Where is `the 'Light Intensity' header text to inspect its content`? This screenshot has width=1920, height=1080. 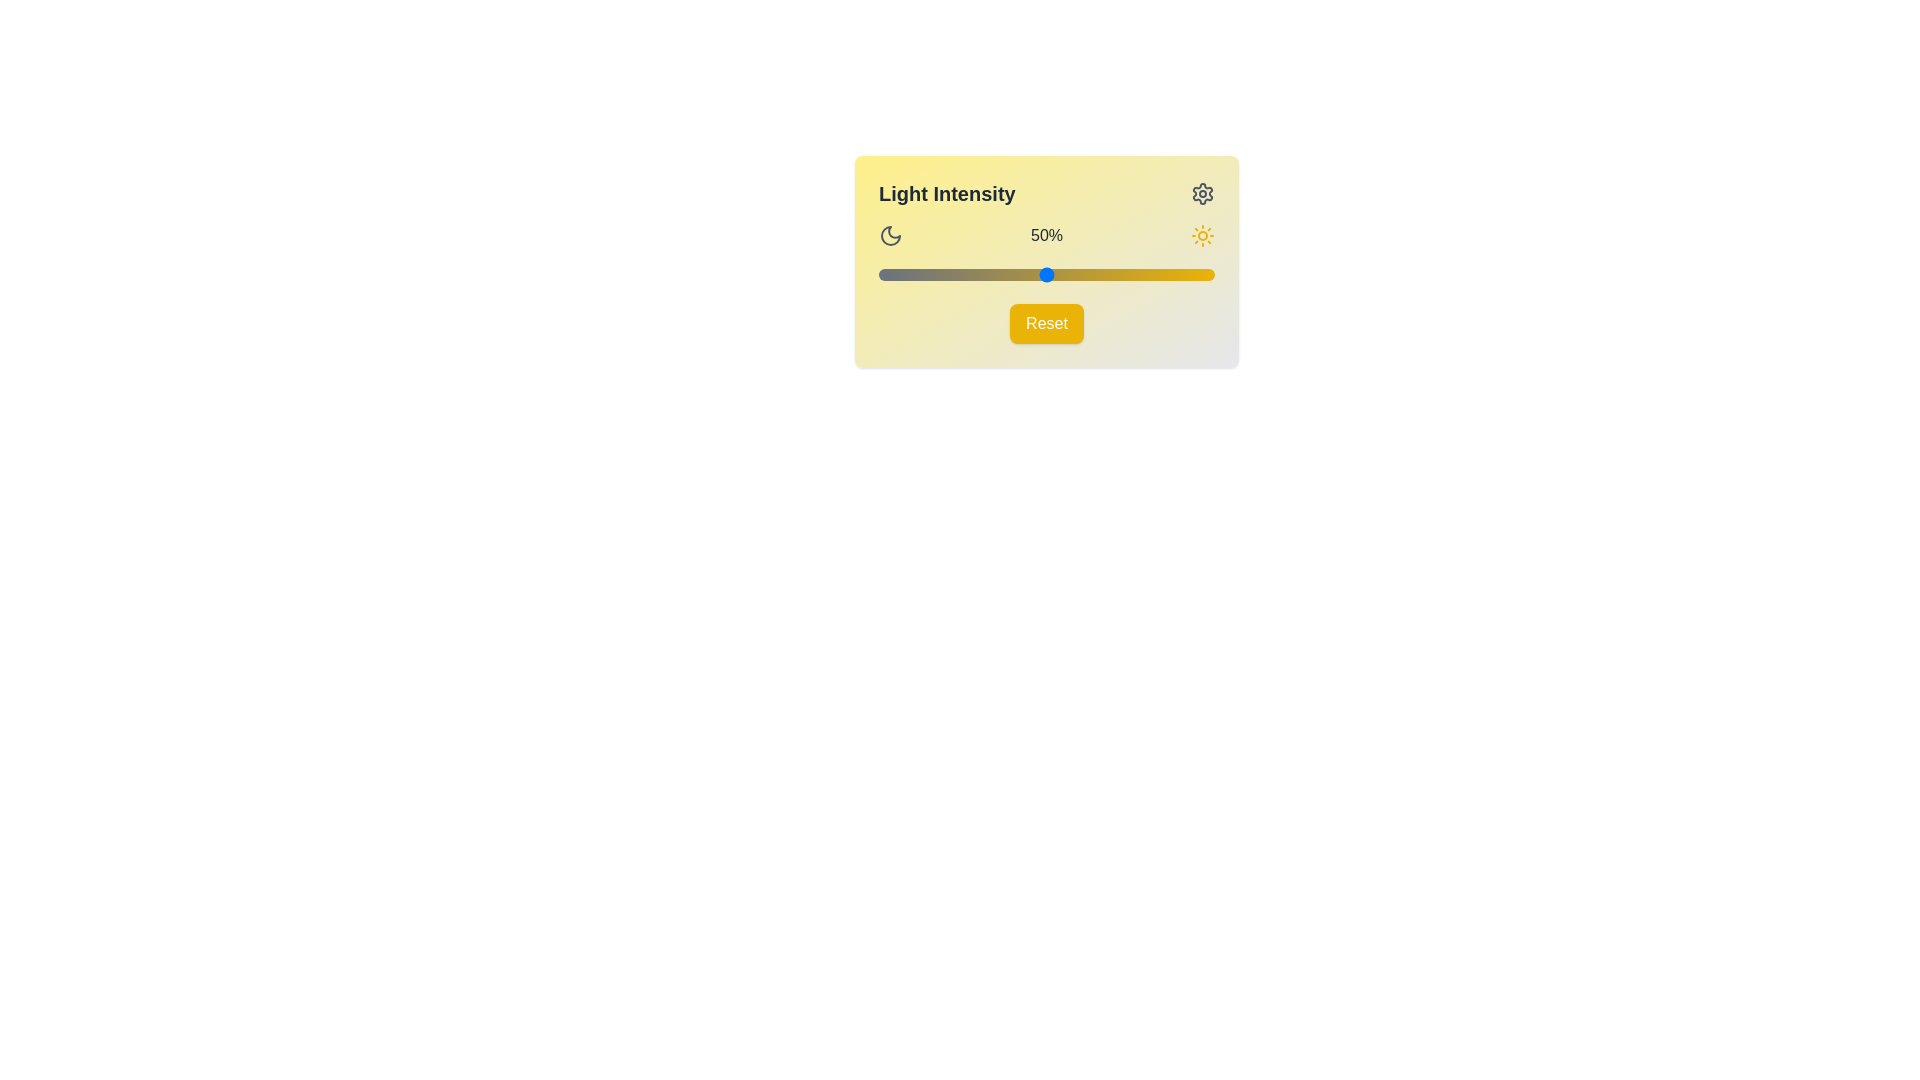 the 'Light Intensity' header text to inspect its content is located at coordinates (945, 193).